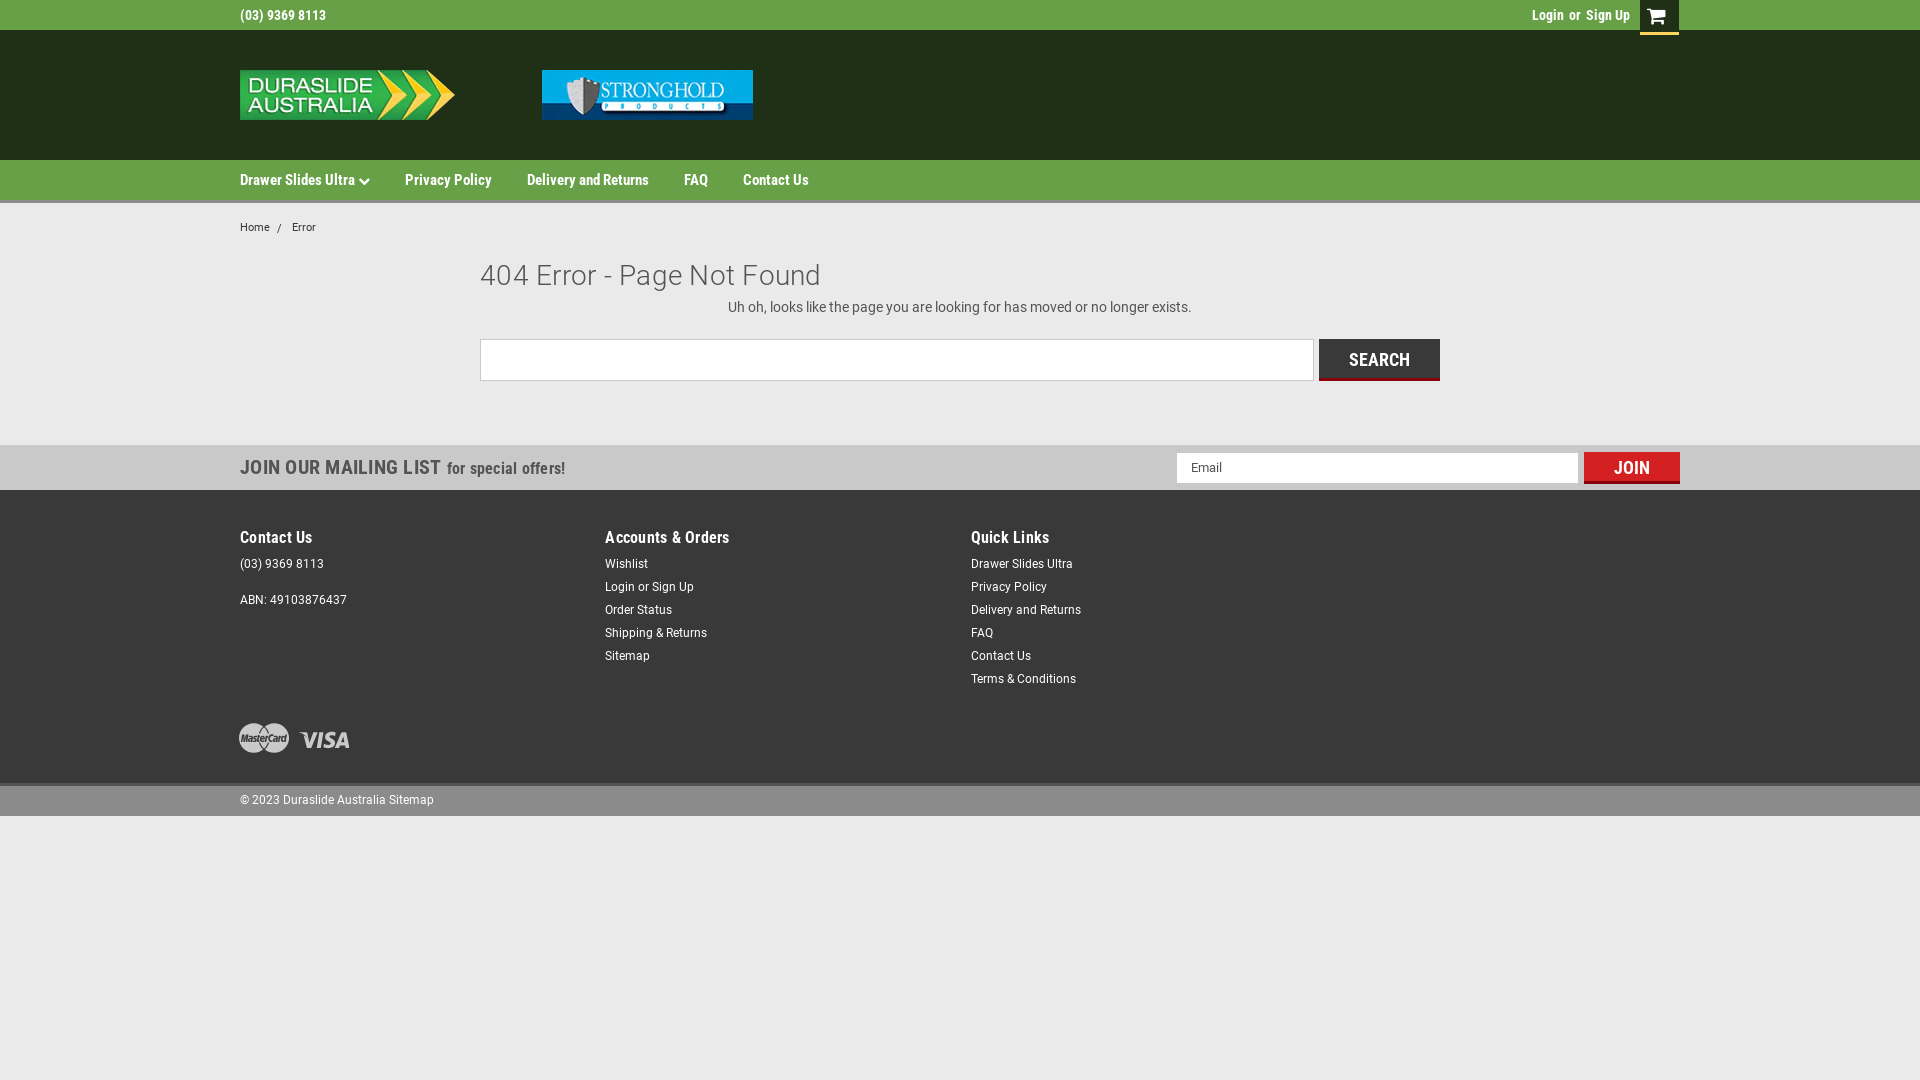  What do you see at coordinates (603, 655) in the screenshot?
I see `'Sitemap'` at bounding box center [603, 655].